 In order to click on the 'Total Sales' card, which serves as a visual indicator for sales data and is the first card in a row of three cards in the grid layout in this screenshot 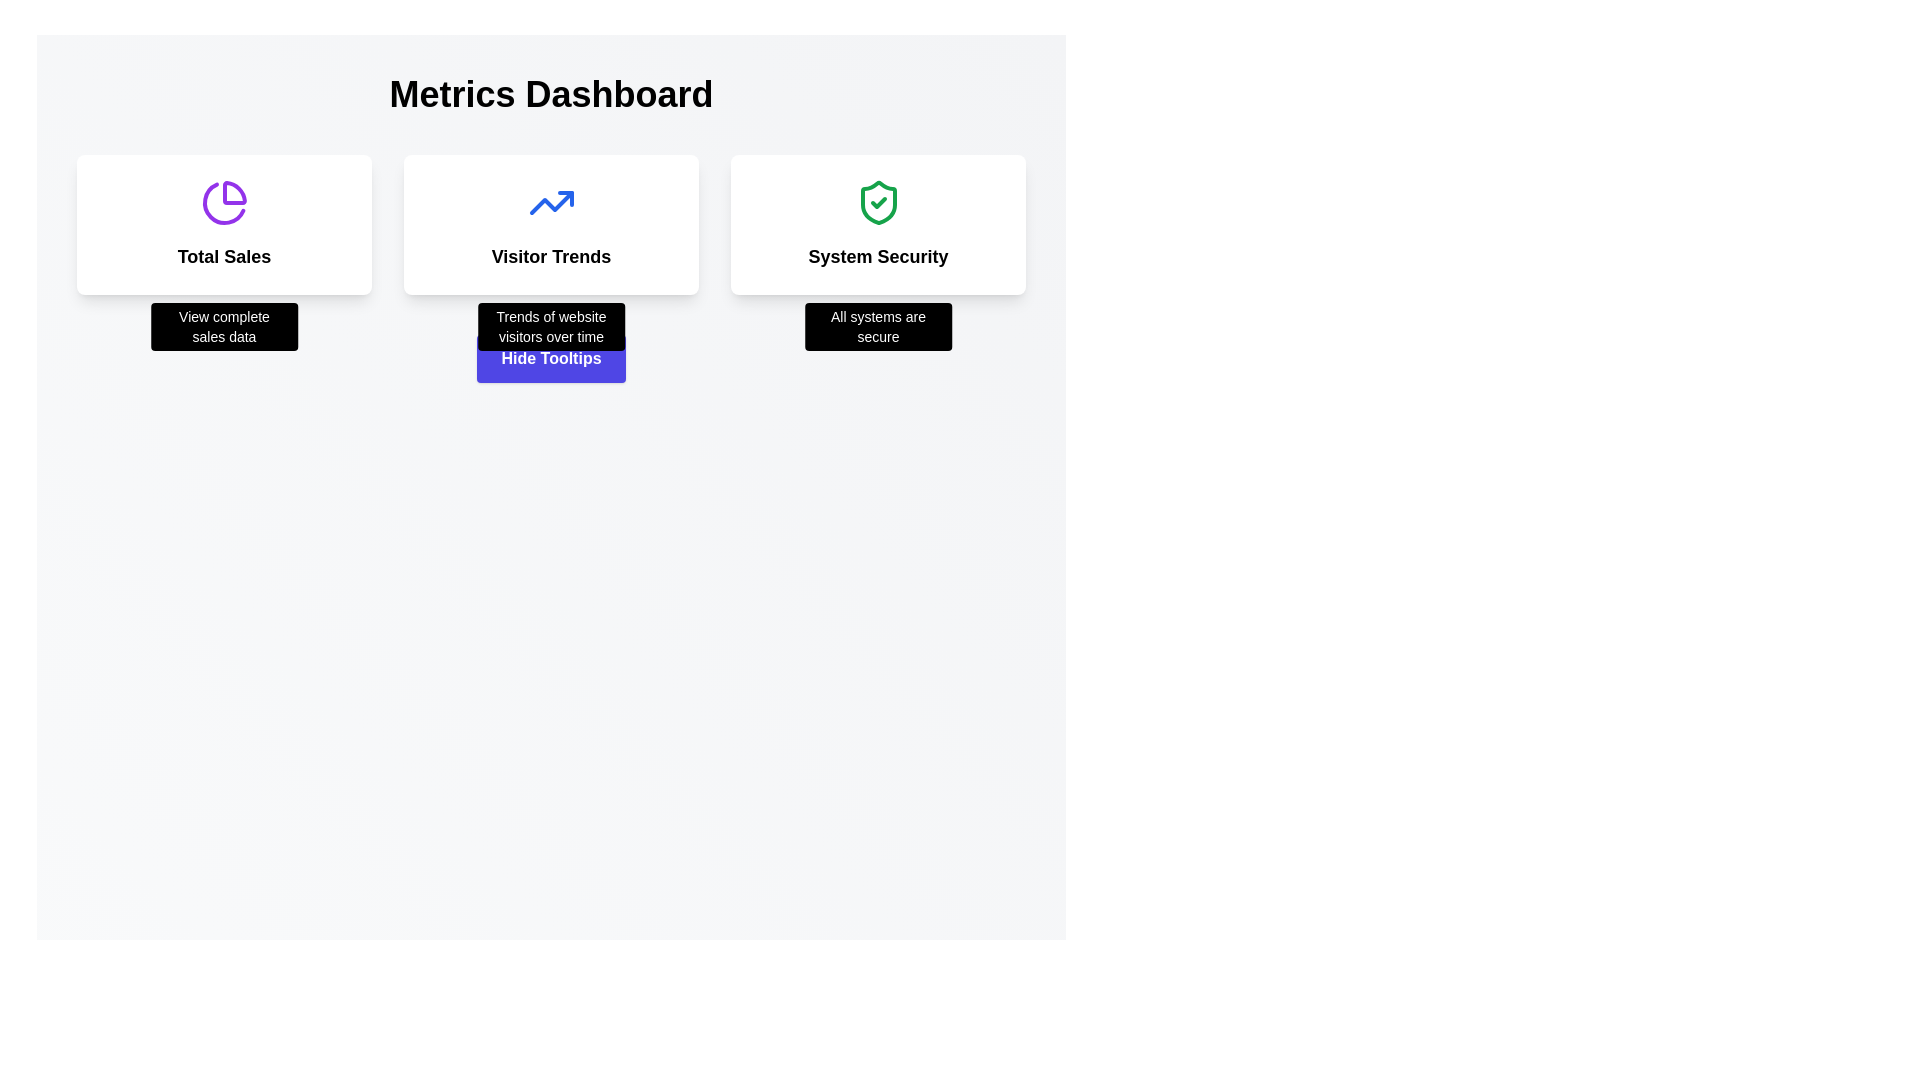, I will do `click(224, 224)`.